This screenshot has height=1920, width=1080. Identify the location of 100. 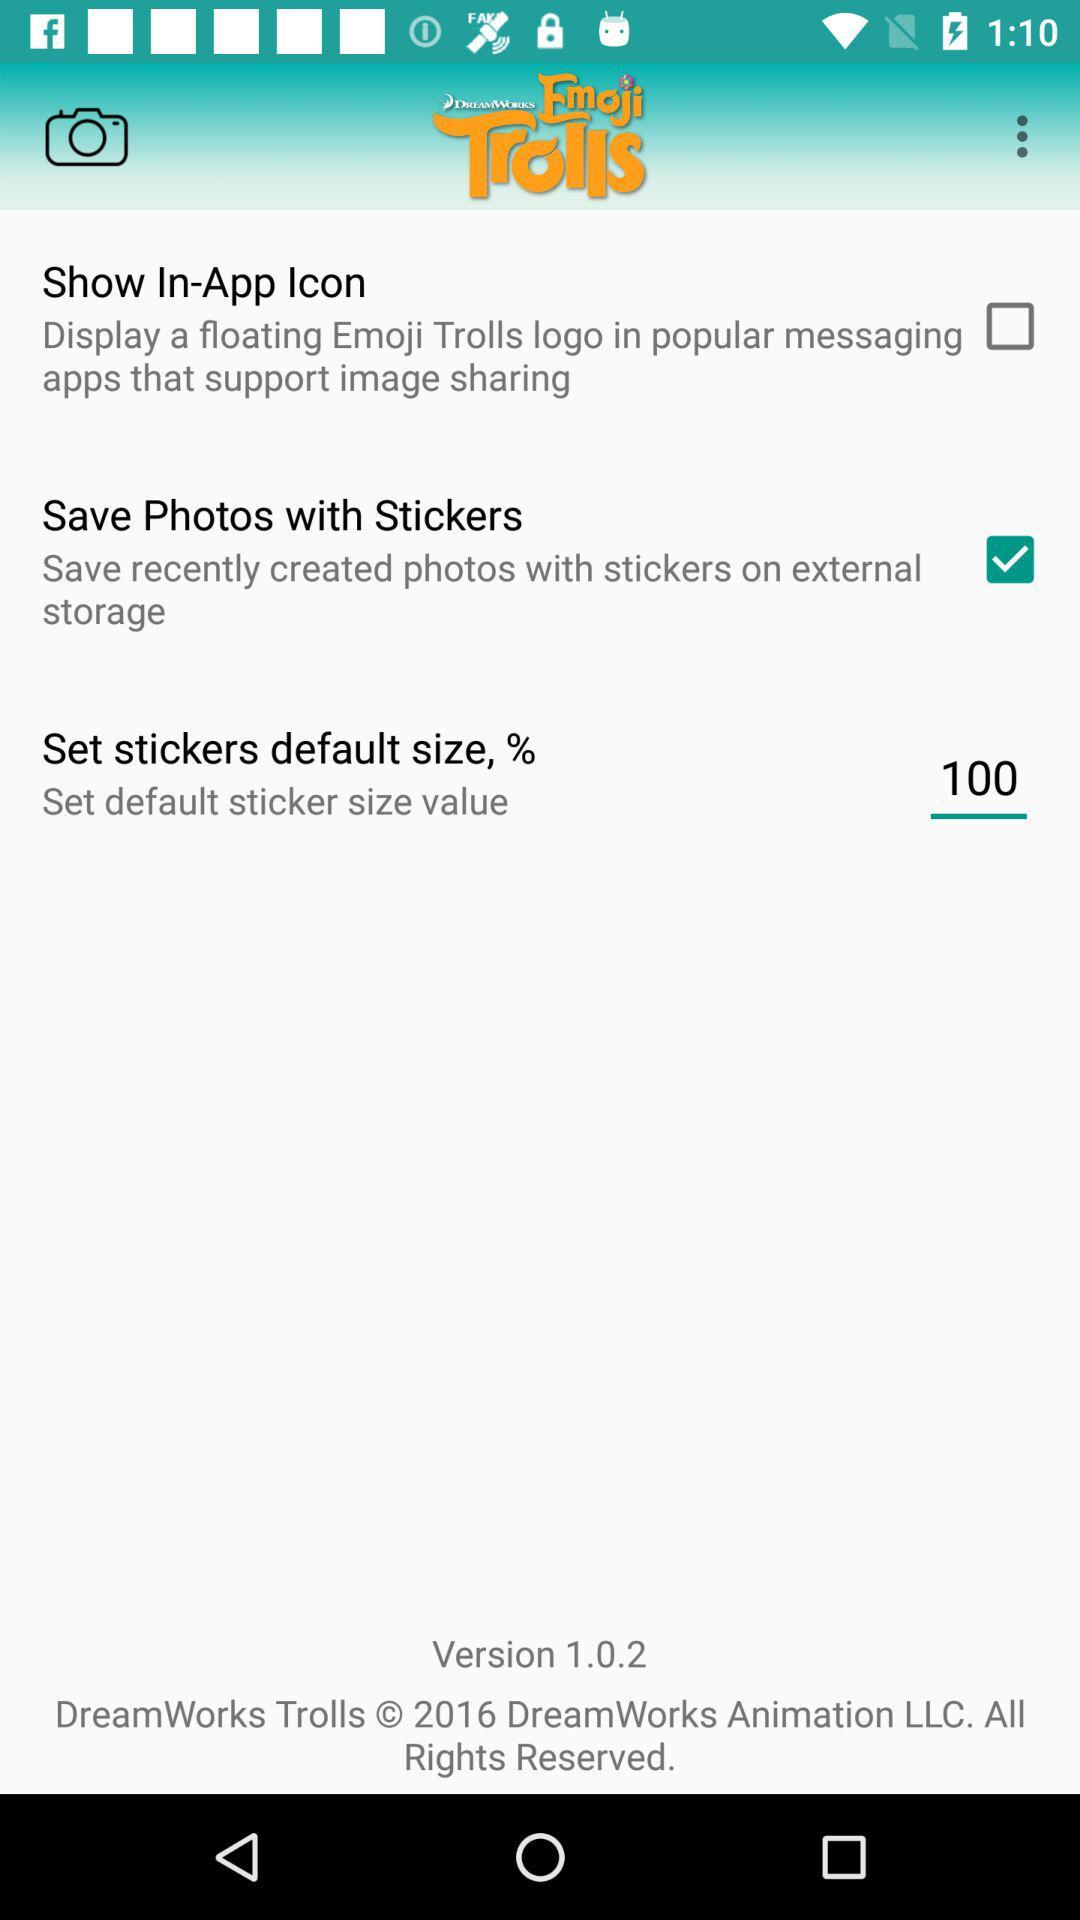
(977, 776).